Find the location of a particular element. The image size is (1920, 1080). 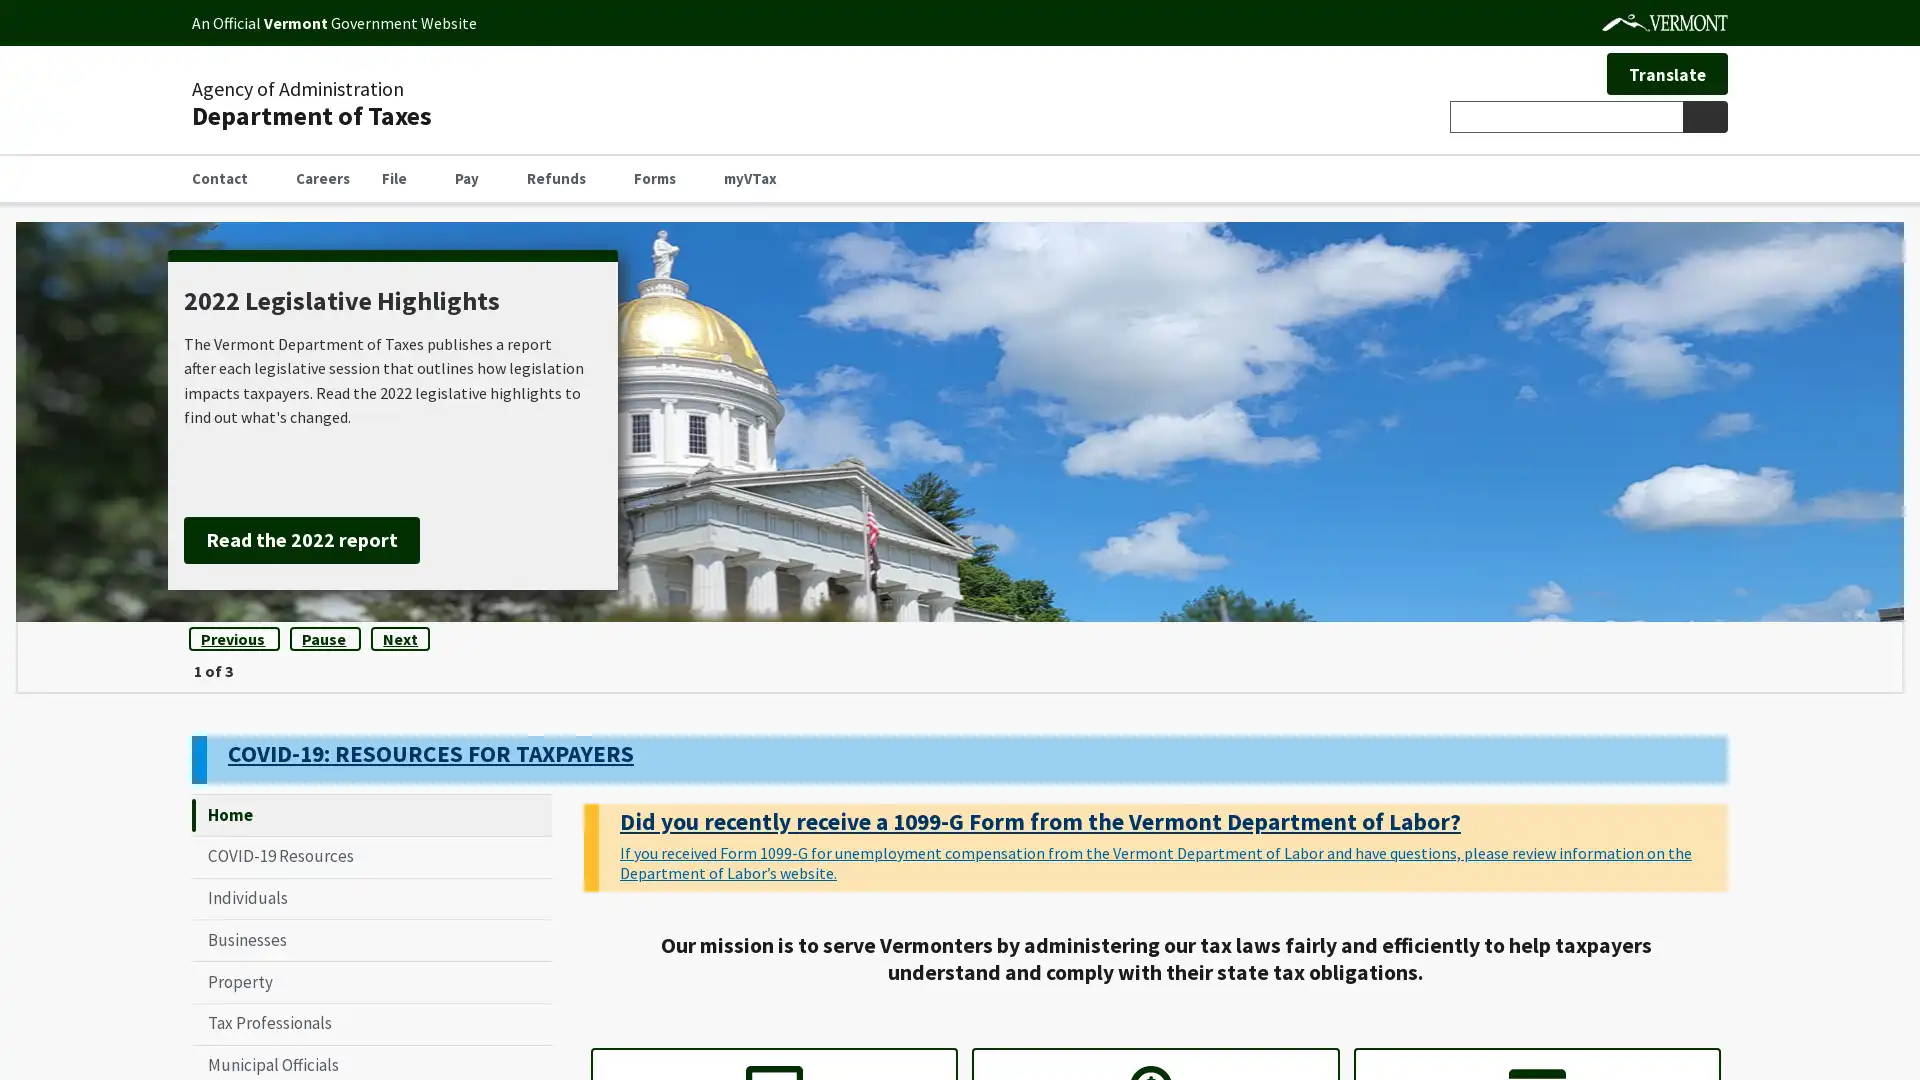

Submit is located at coordinates (1703, 115).